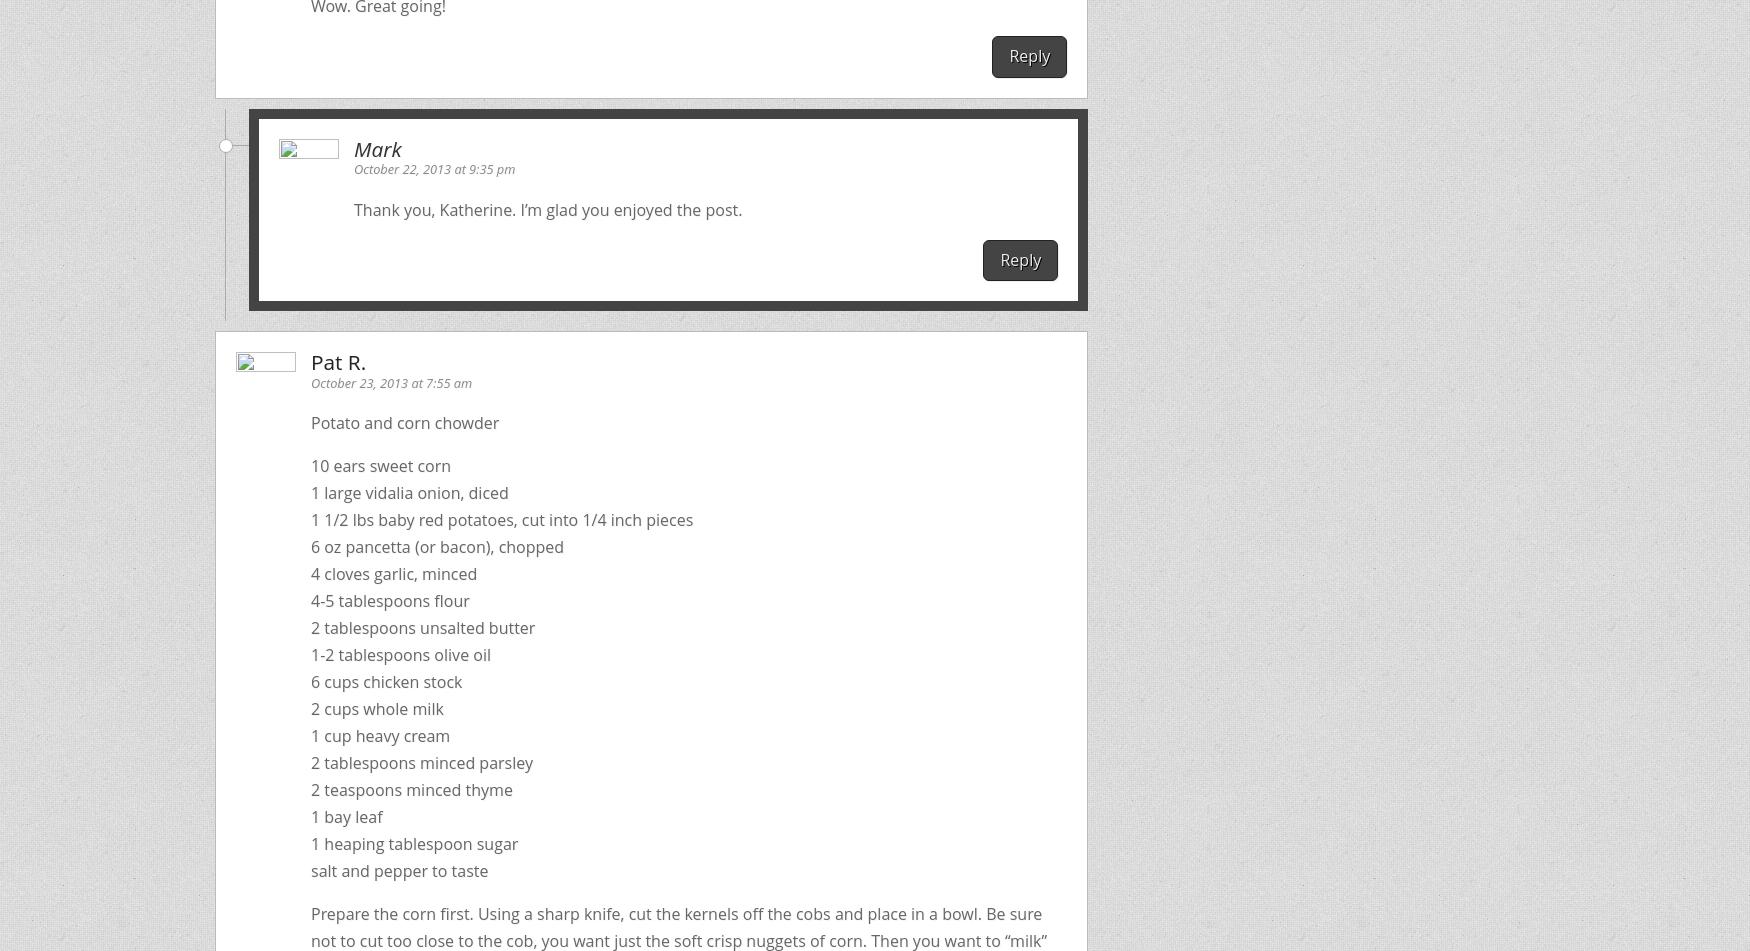 The image size is (1750, 951). What do you see at coordinates (403, 423) in the screenshot?
I see `'Potato and corn chowder'` at bounding box center [403, 423].